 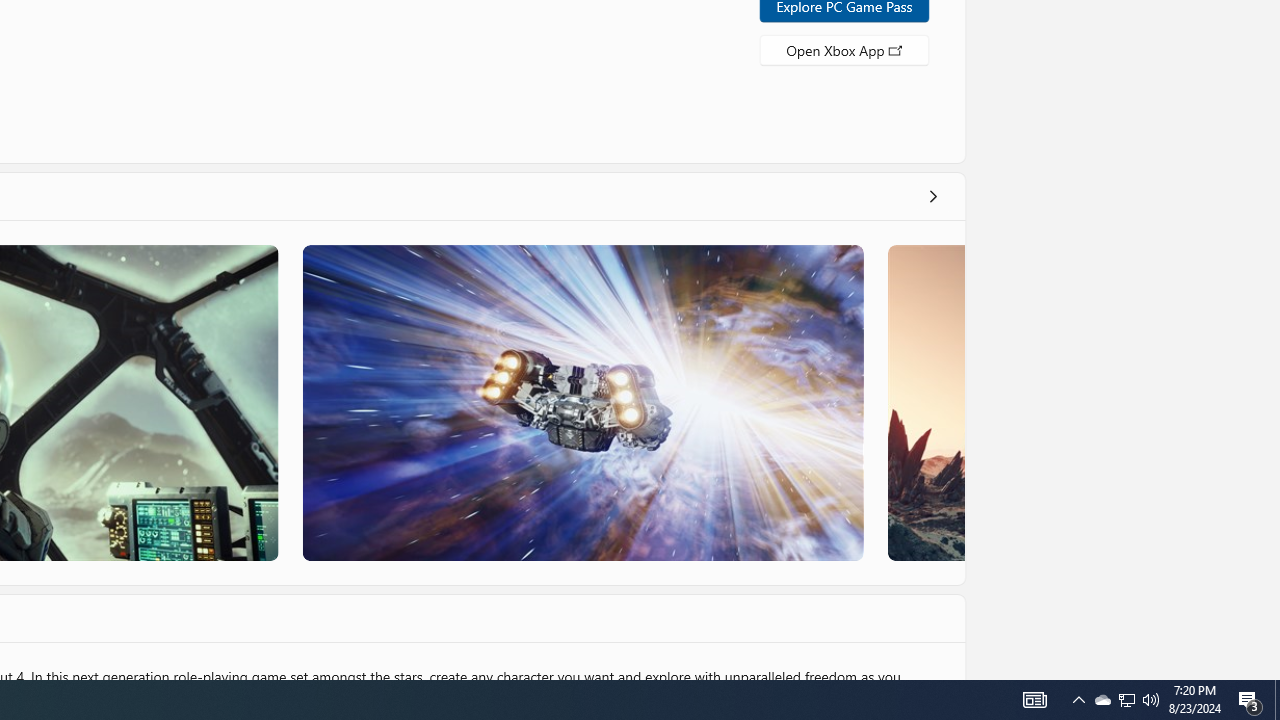 What do you see at coordinates (924, 402) in the screenshot?
I see `'Screenshot 4'` at bounding box center [924, 402].